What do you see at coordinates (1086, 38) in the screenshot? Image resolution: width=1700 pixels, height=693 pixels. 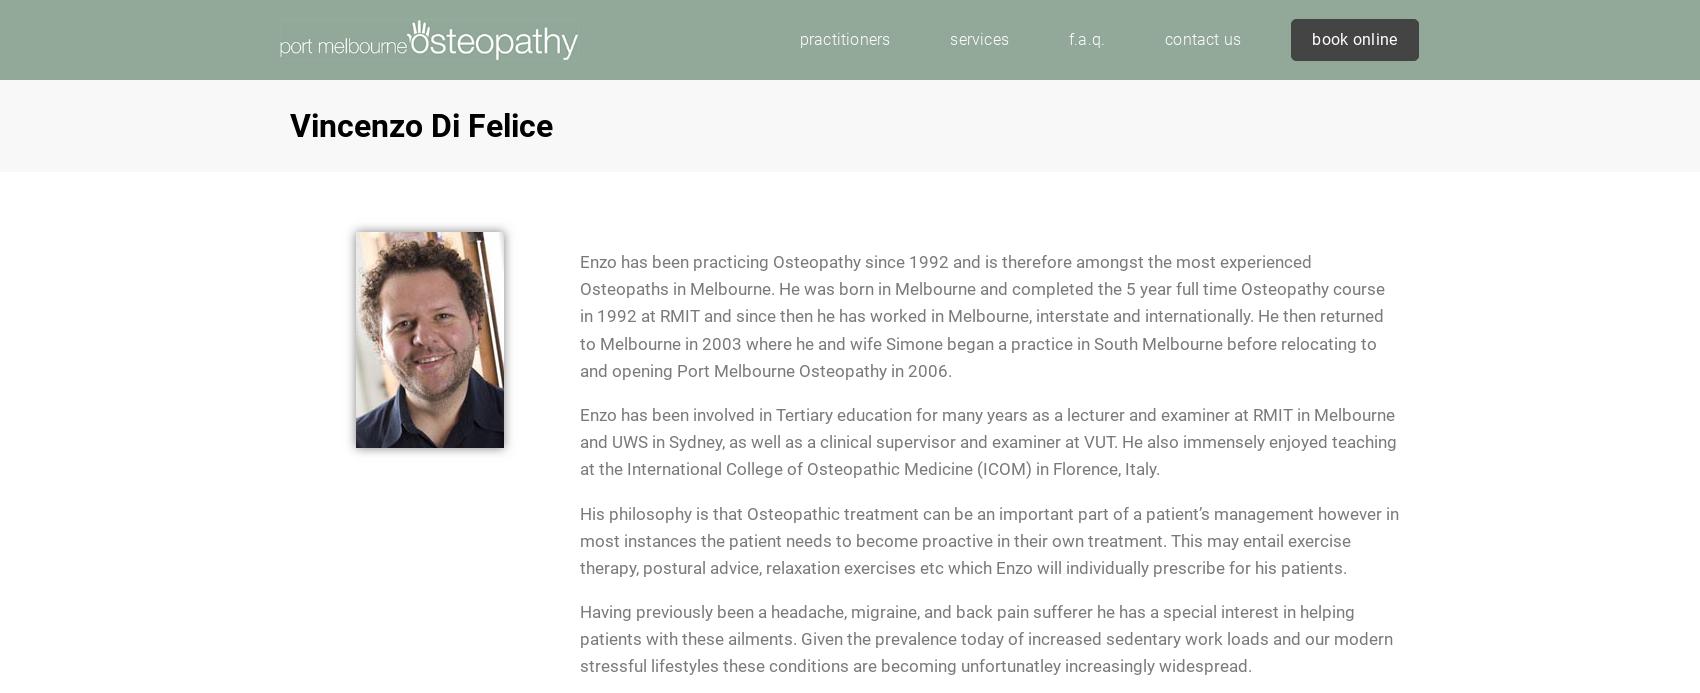 I see `'f.a.q.'` at bounding box center [1086, 38].